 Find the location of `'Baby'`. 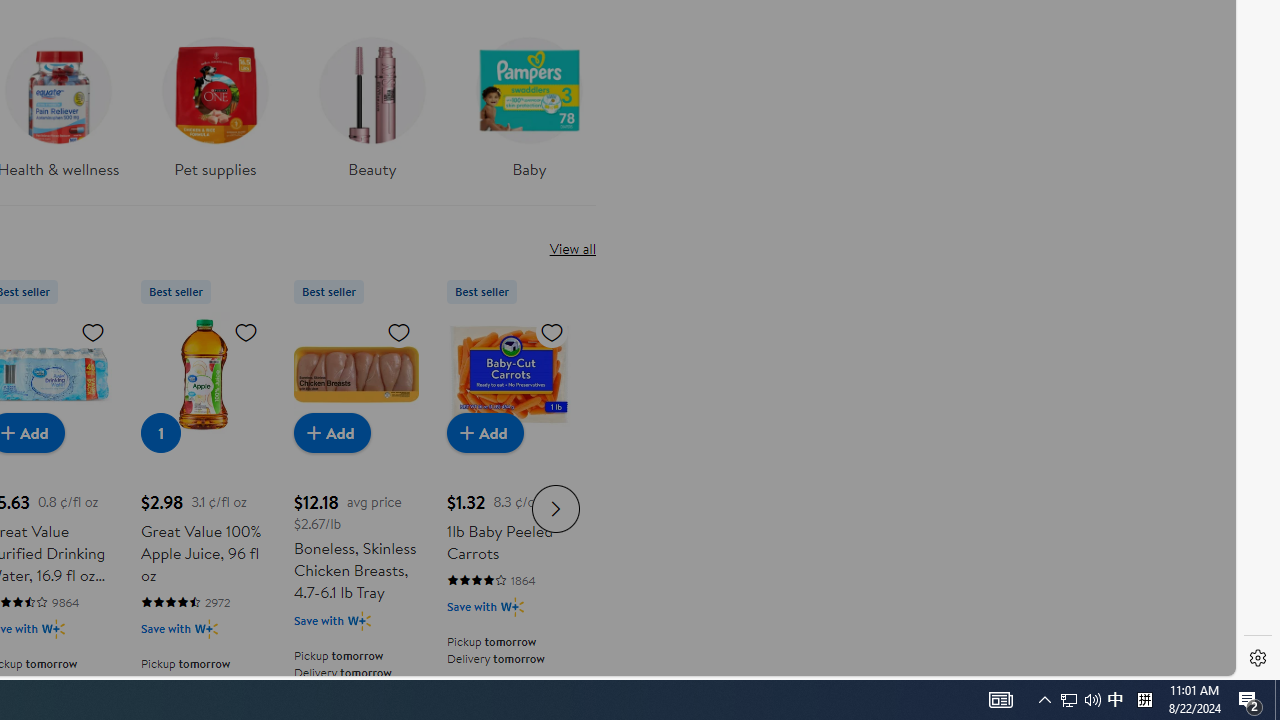

'Baby' is located at coordinates (529, 114).